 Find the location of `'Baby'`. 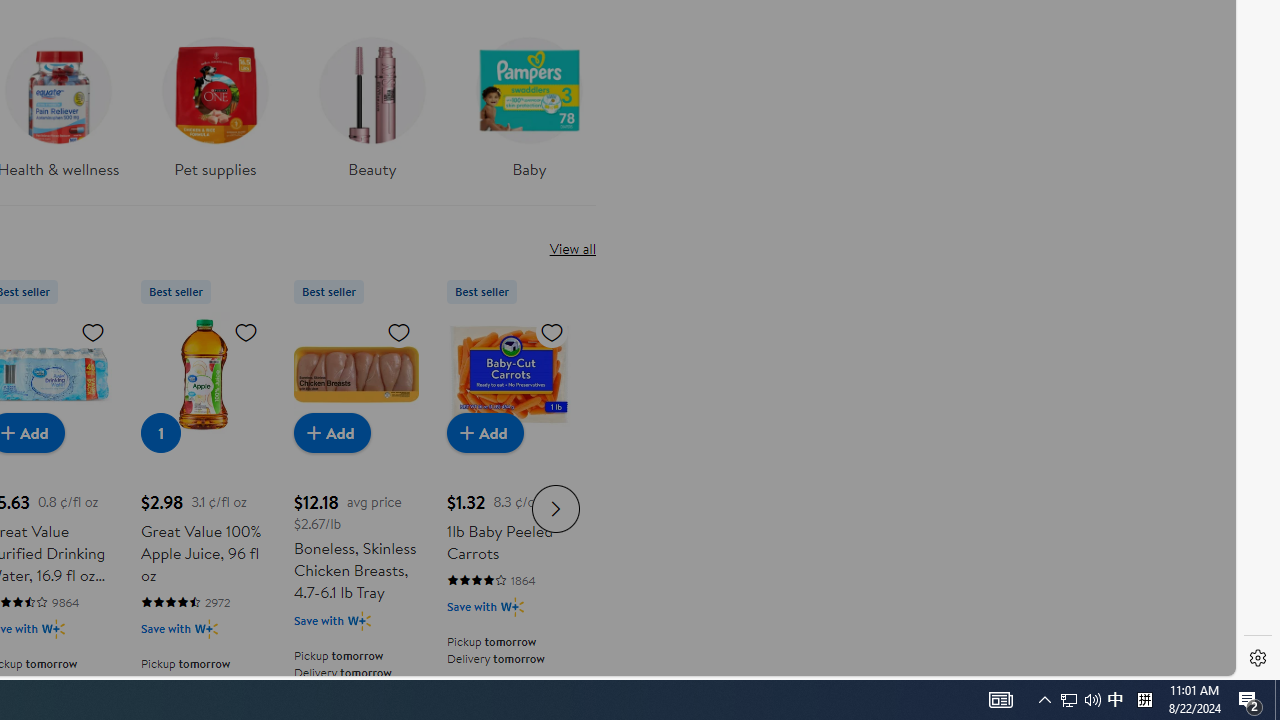

'Baby' is located at coordinates (529, 114).